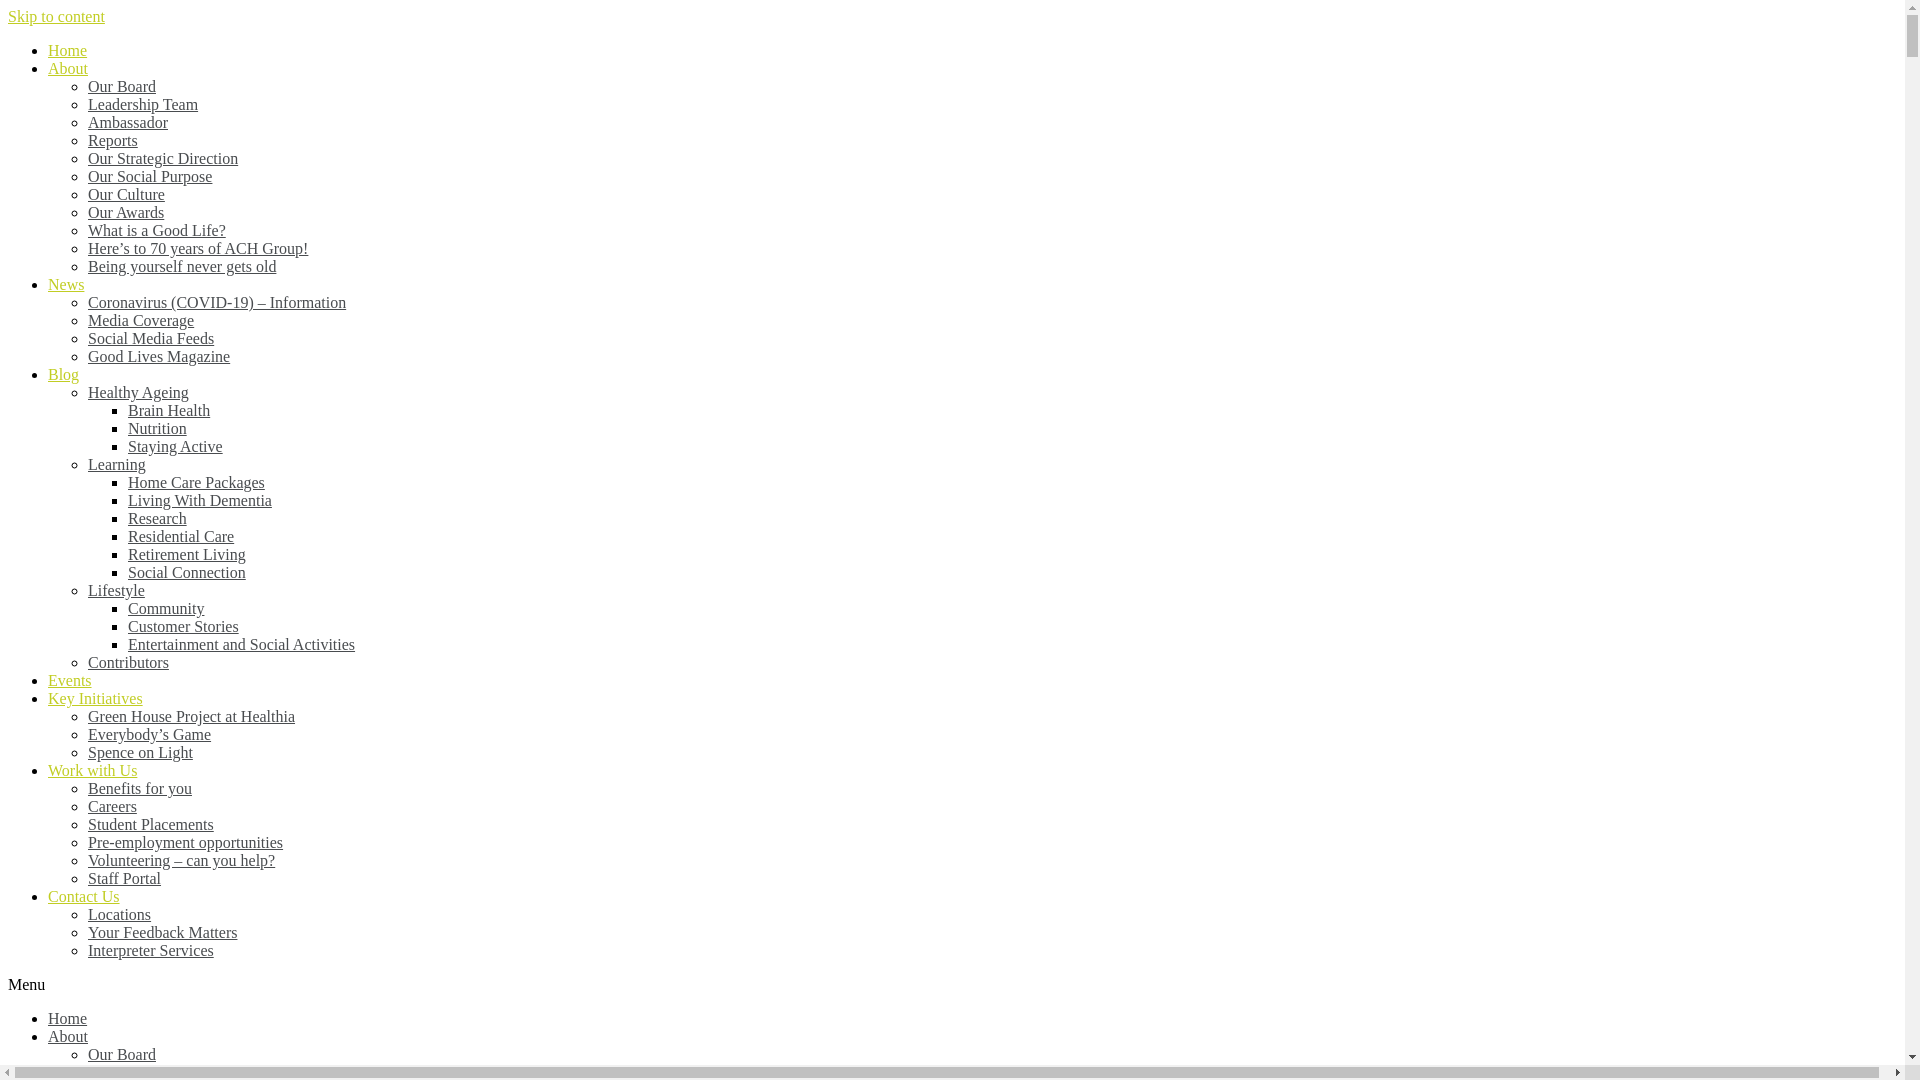  Describe the element at coordinates (142, 104) in the screenshot. I see `'Leadership Team'` at that location.